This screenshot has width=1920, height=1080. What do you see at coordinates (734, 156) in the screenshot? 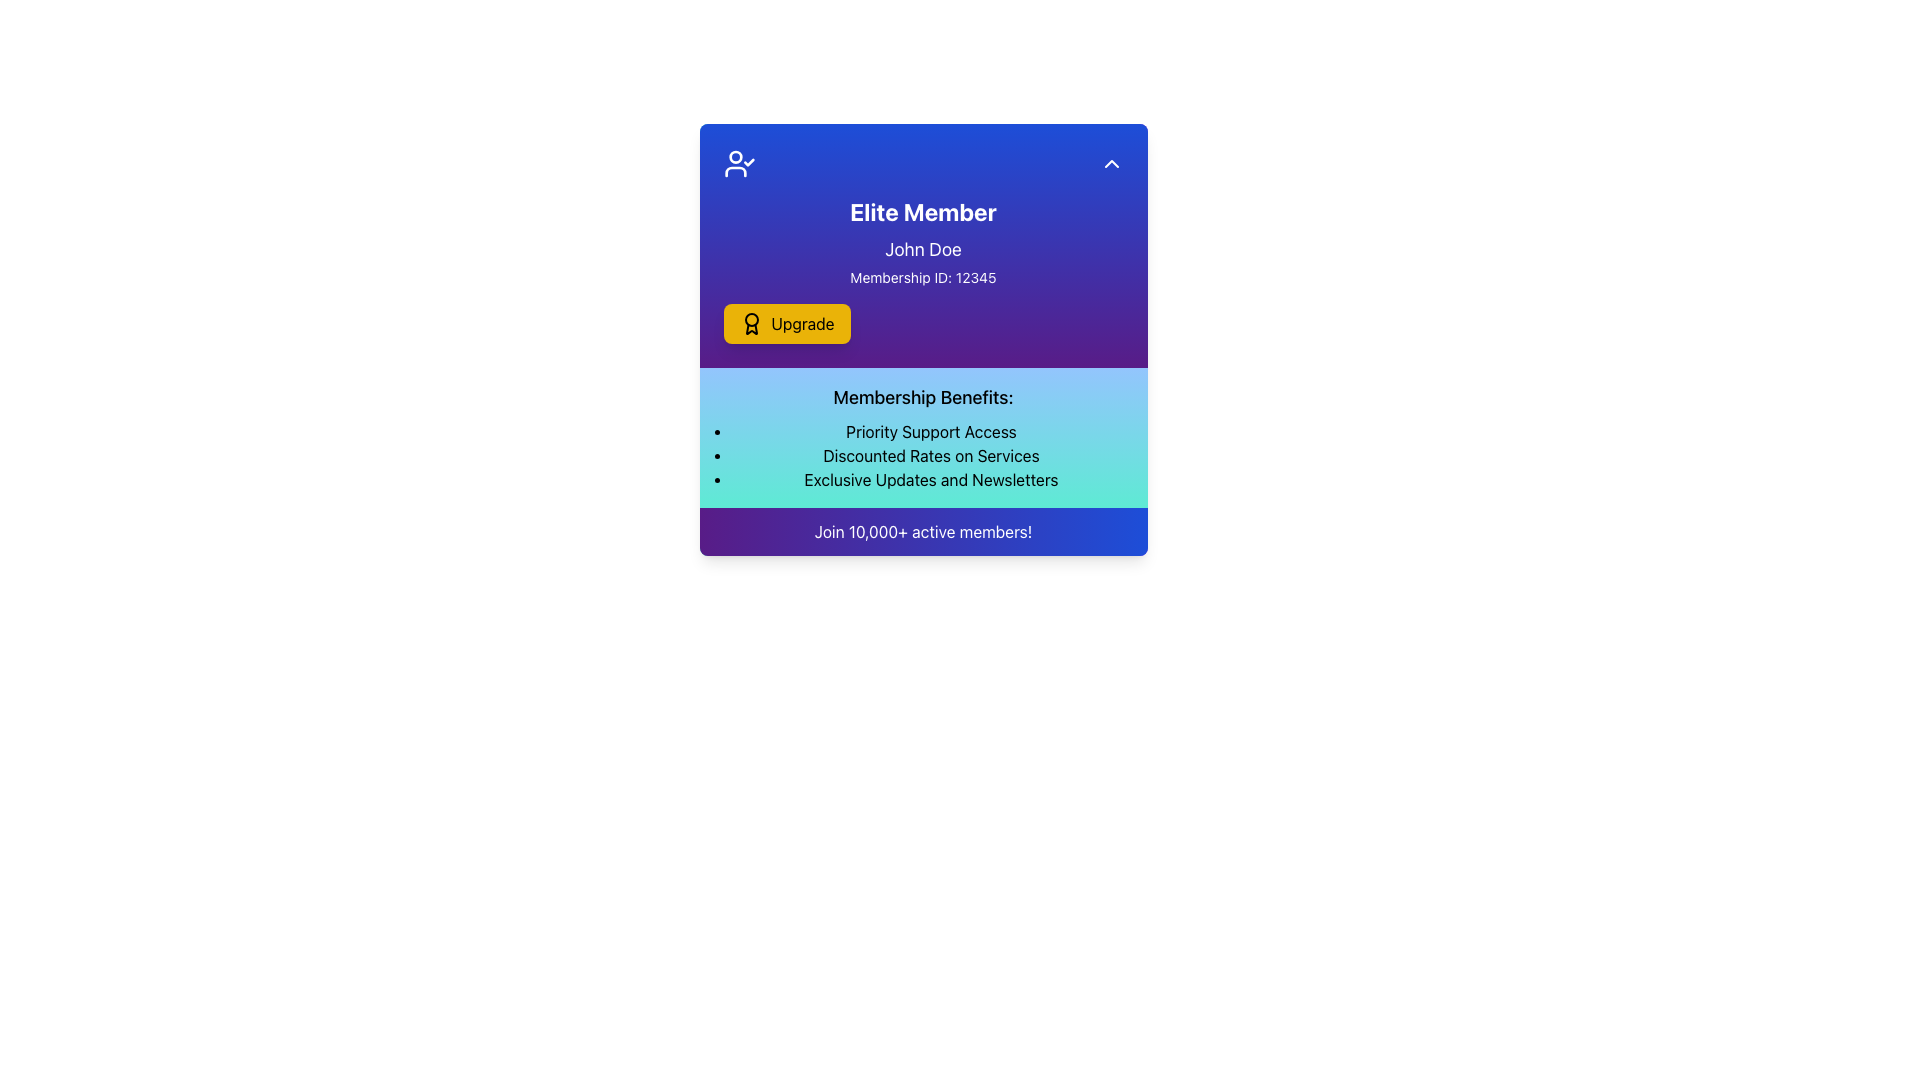
I see `the SVG circle component that represents the head of a human silhouette in the top-left section of the membership card` at bounding box center [734, 156].